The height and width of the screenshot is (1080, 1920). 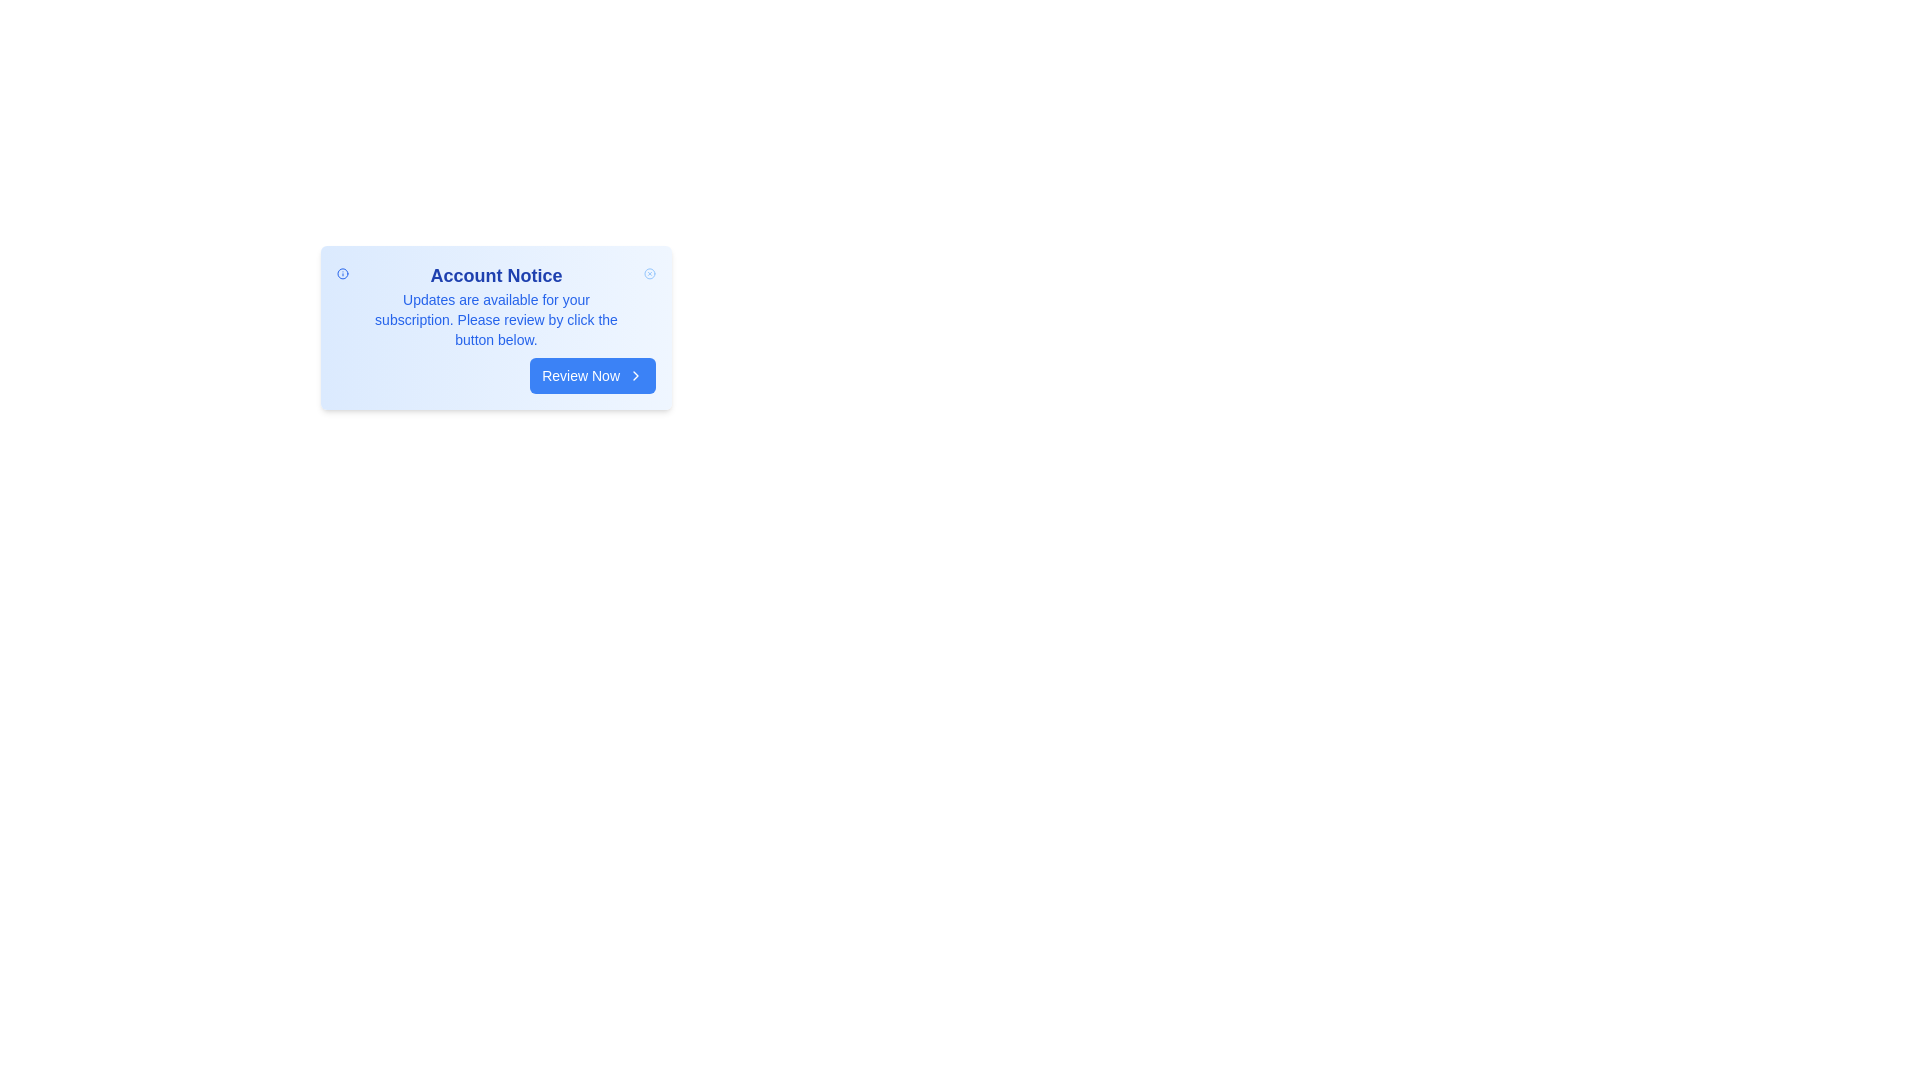 What do you see at coordinates (364, 289) in the screenshot?
I see `the notification text for copying` at bounding box center [364, 289].